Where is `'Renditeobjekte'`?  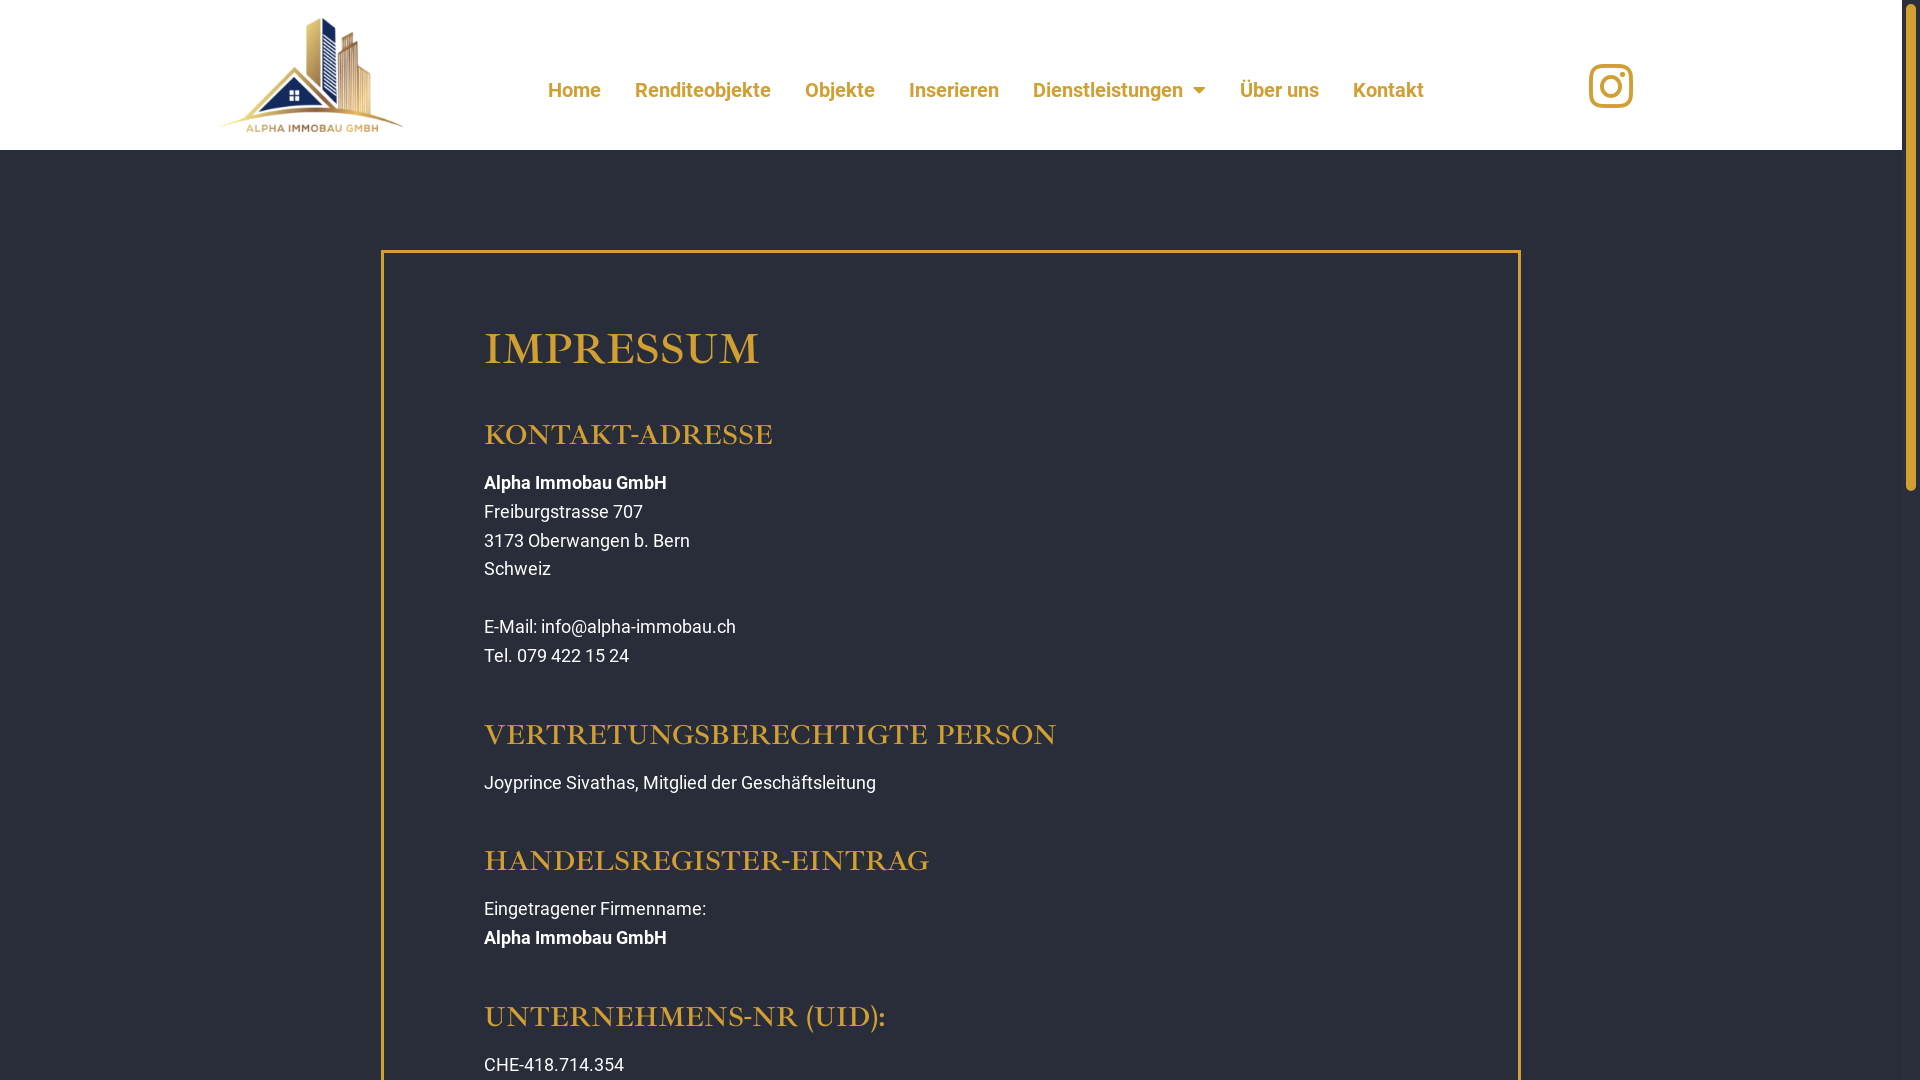
'Renditeobjekte' is located at coordinates (617, 88).